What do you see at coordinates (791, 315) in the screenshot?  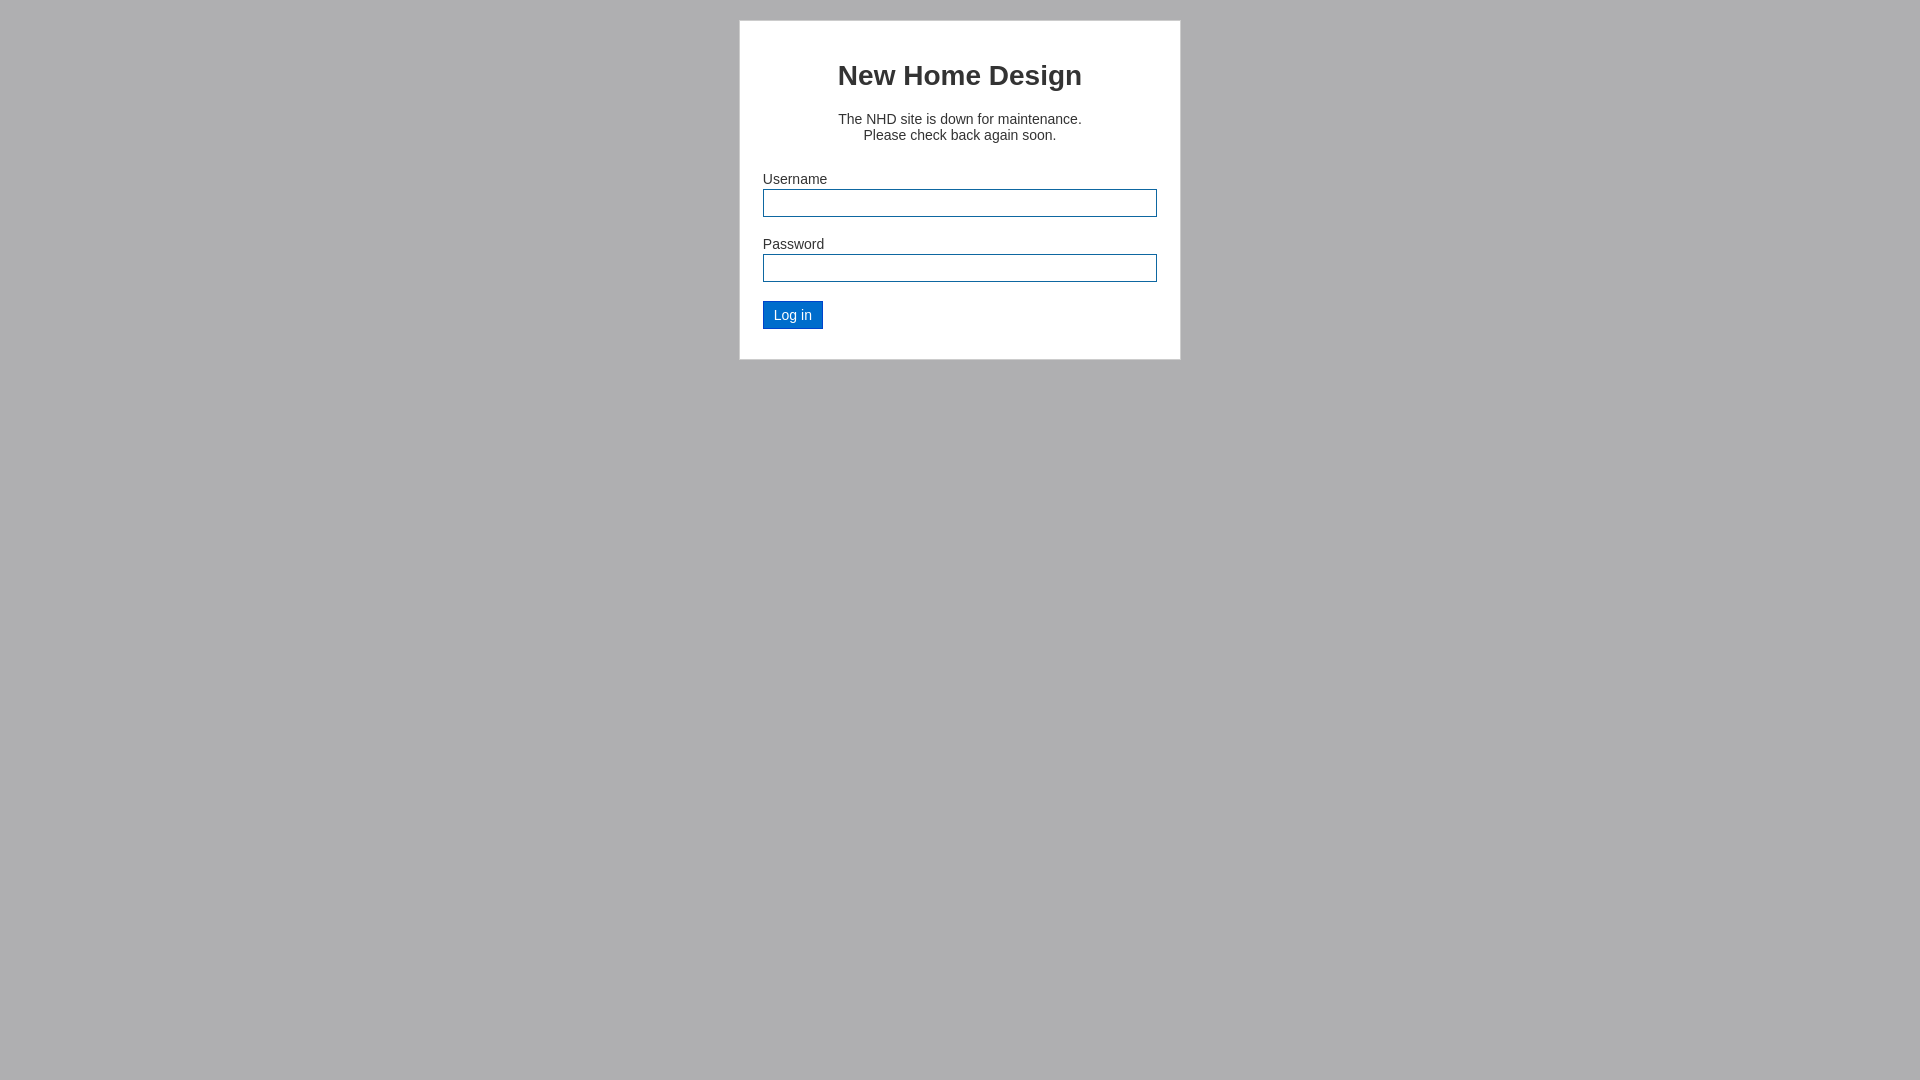 I see `'Log in'` at bounding box center [791, 315].